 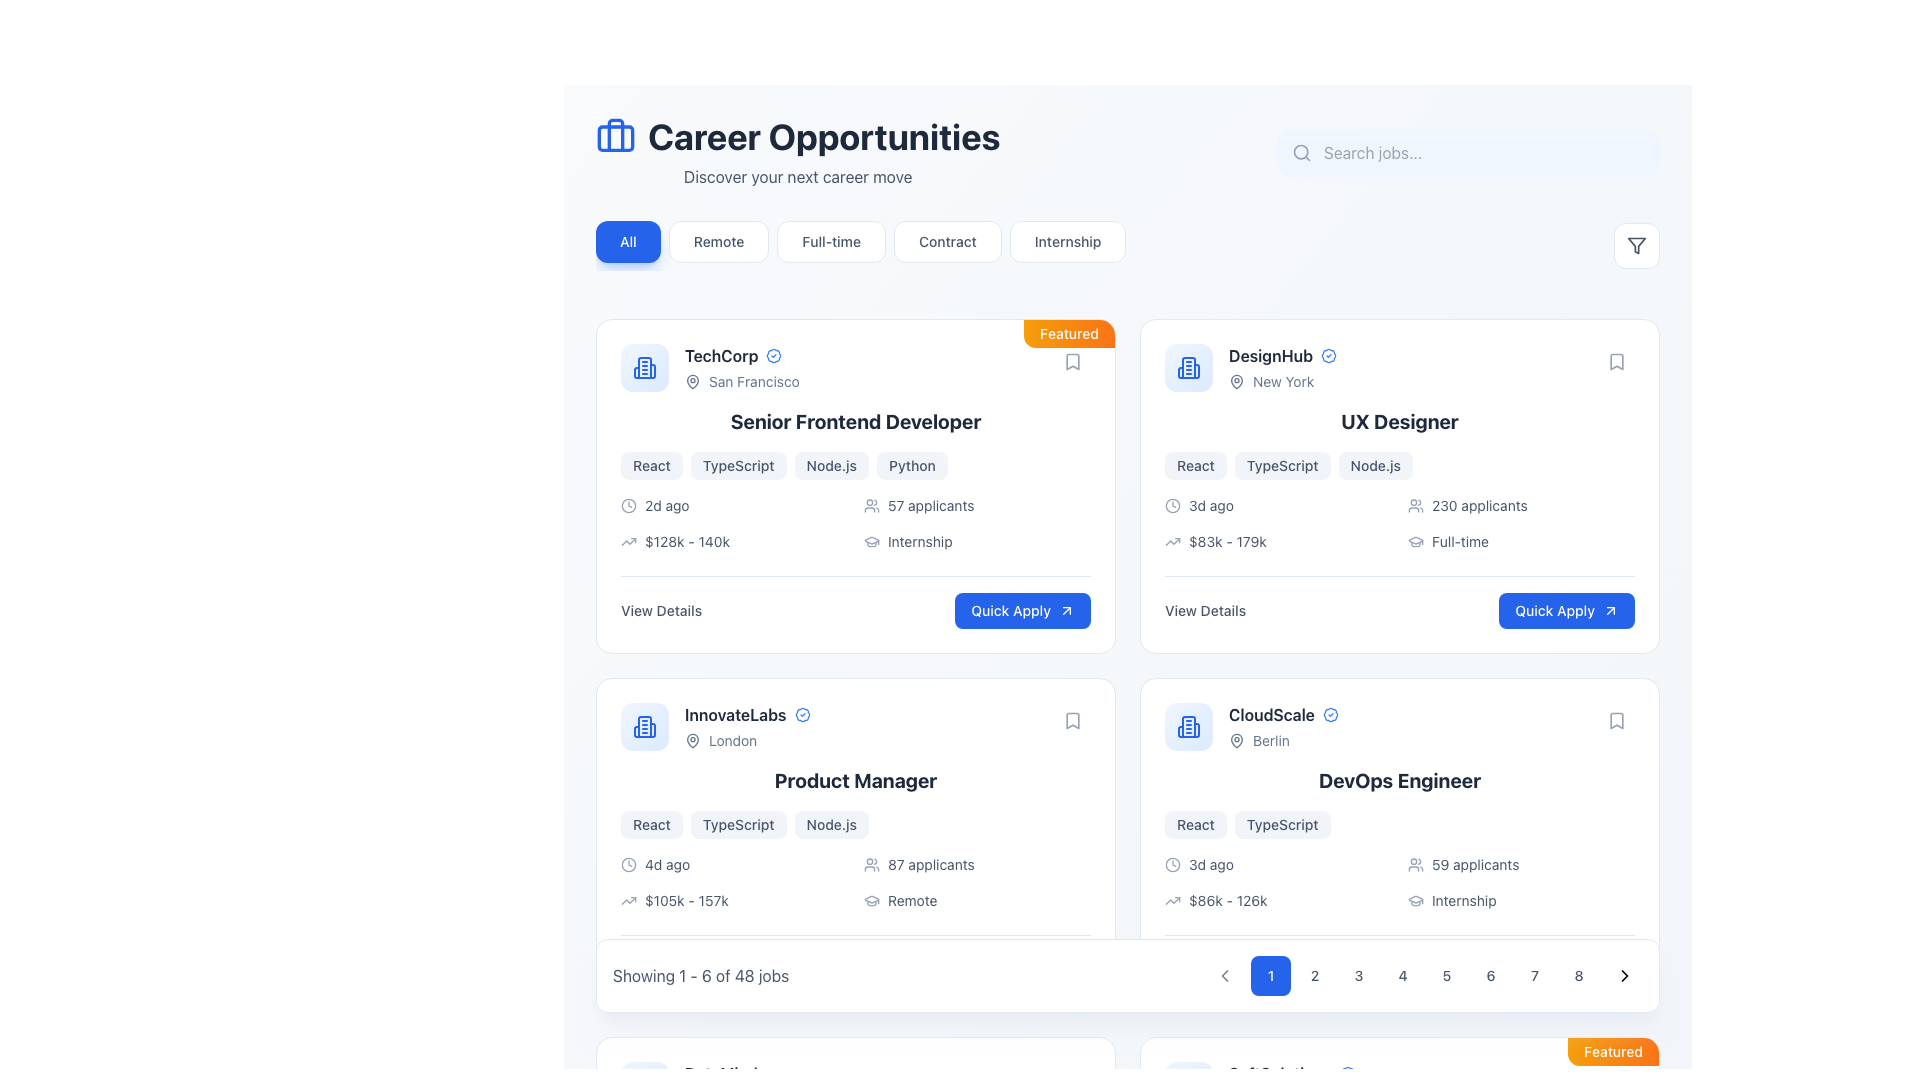 I want to click on verification badge icon for 'InnovateLabs', which indicates its credibility, located to the right of the 'InnovateLabs' text in the job listing for 'Product Manager', so click(x=802, y=713).